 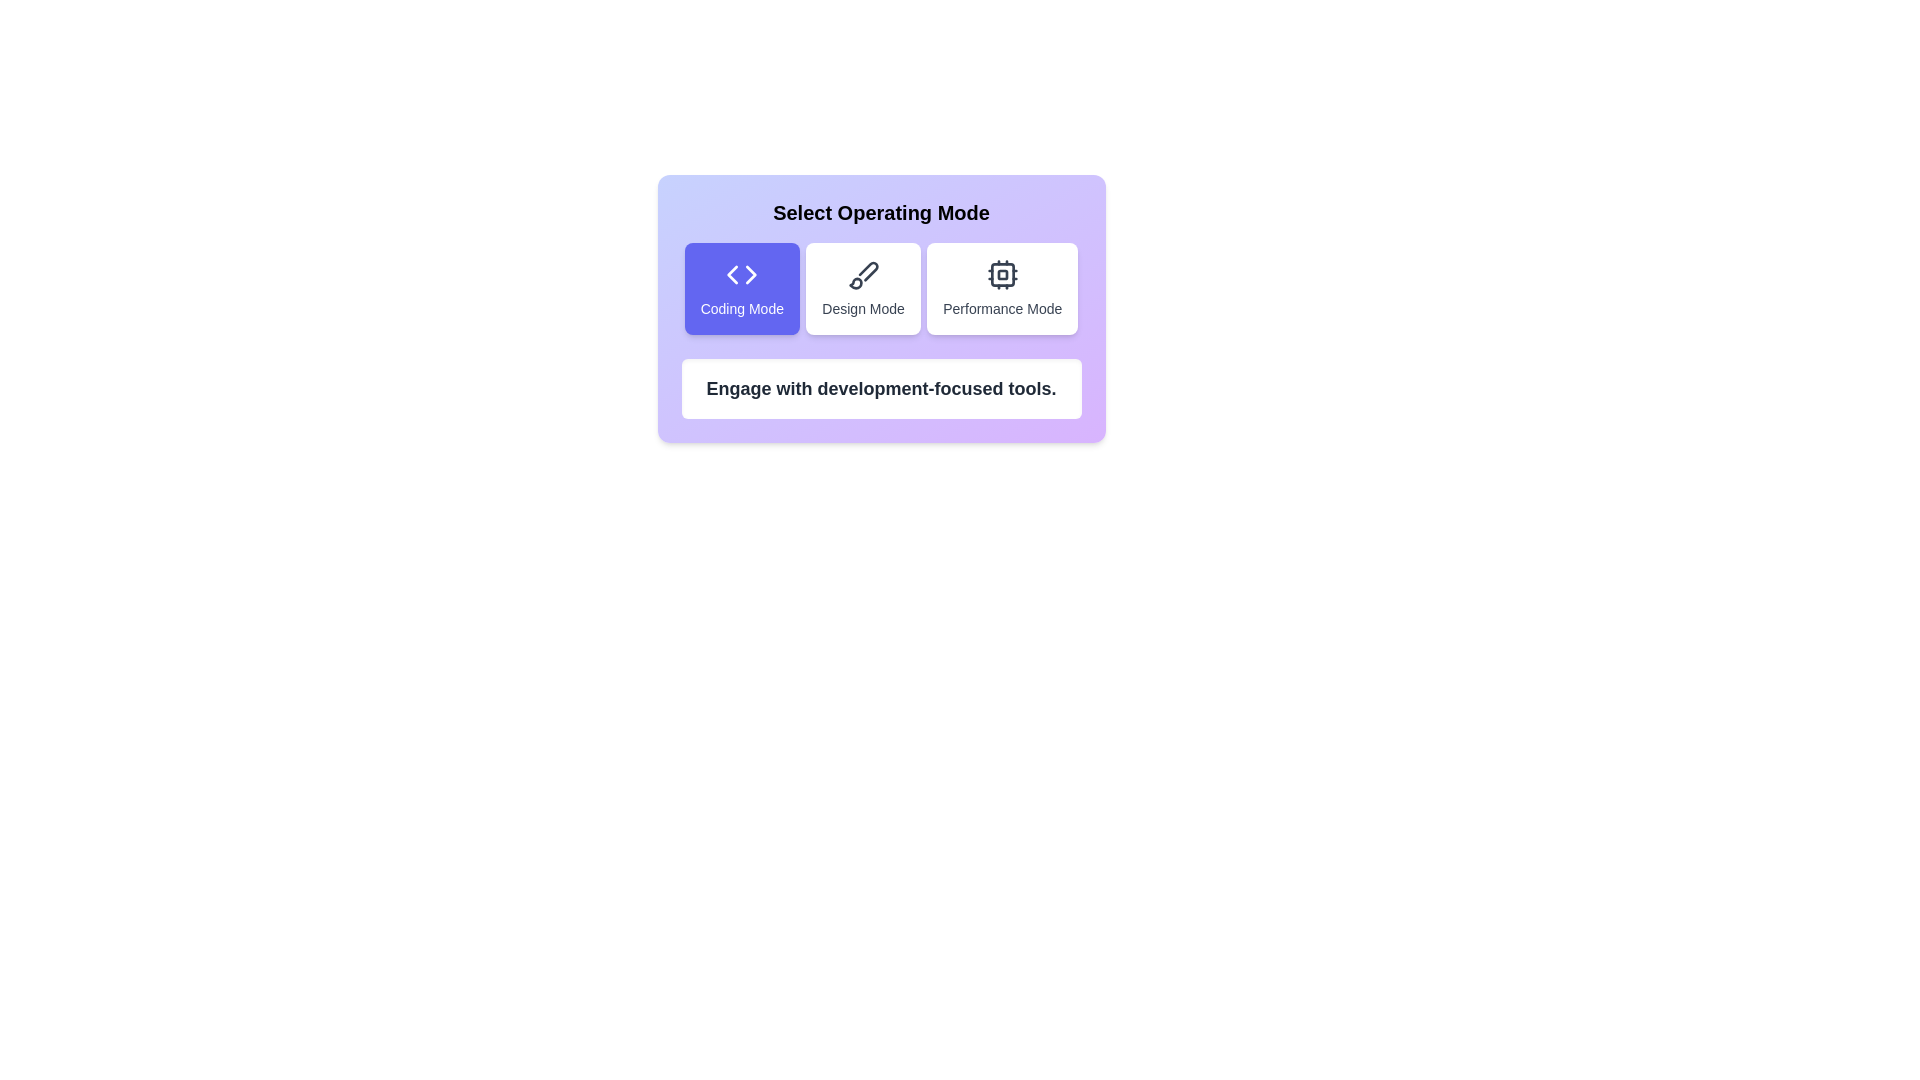 What do you see at coordinates (1002, 289) in the screenshot?
I see `the button corresponding to Performance Mode to view its description` at bounding box center [1002, 289].